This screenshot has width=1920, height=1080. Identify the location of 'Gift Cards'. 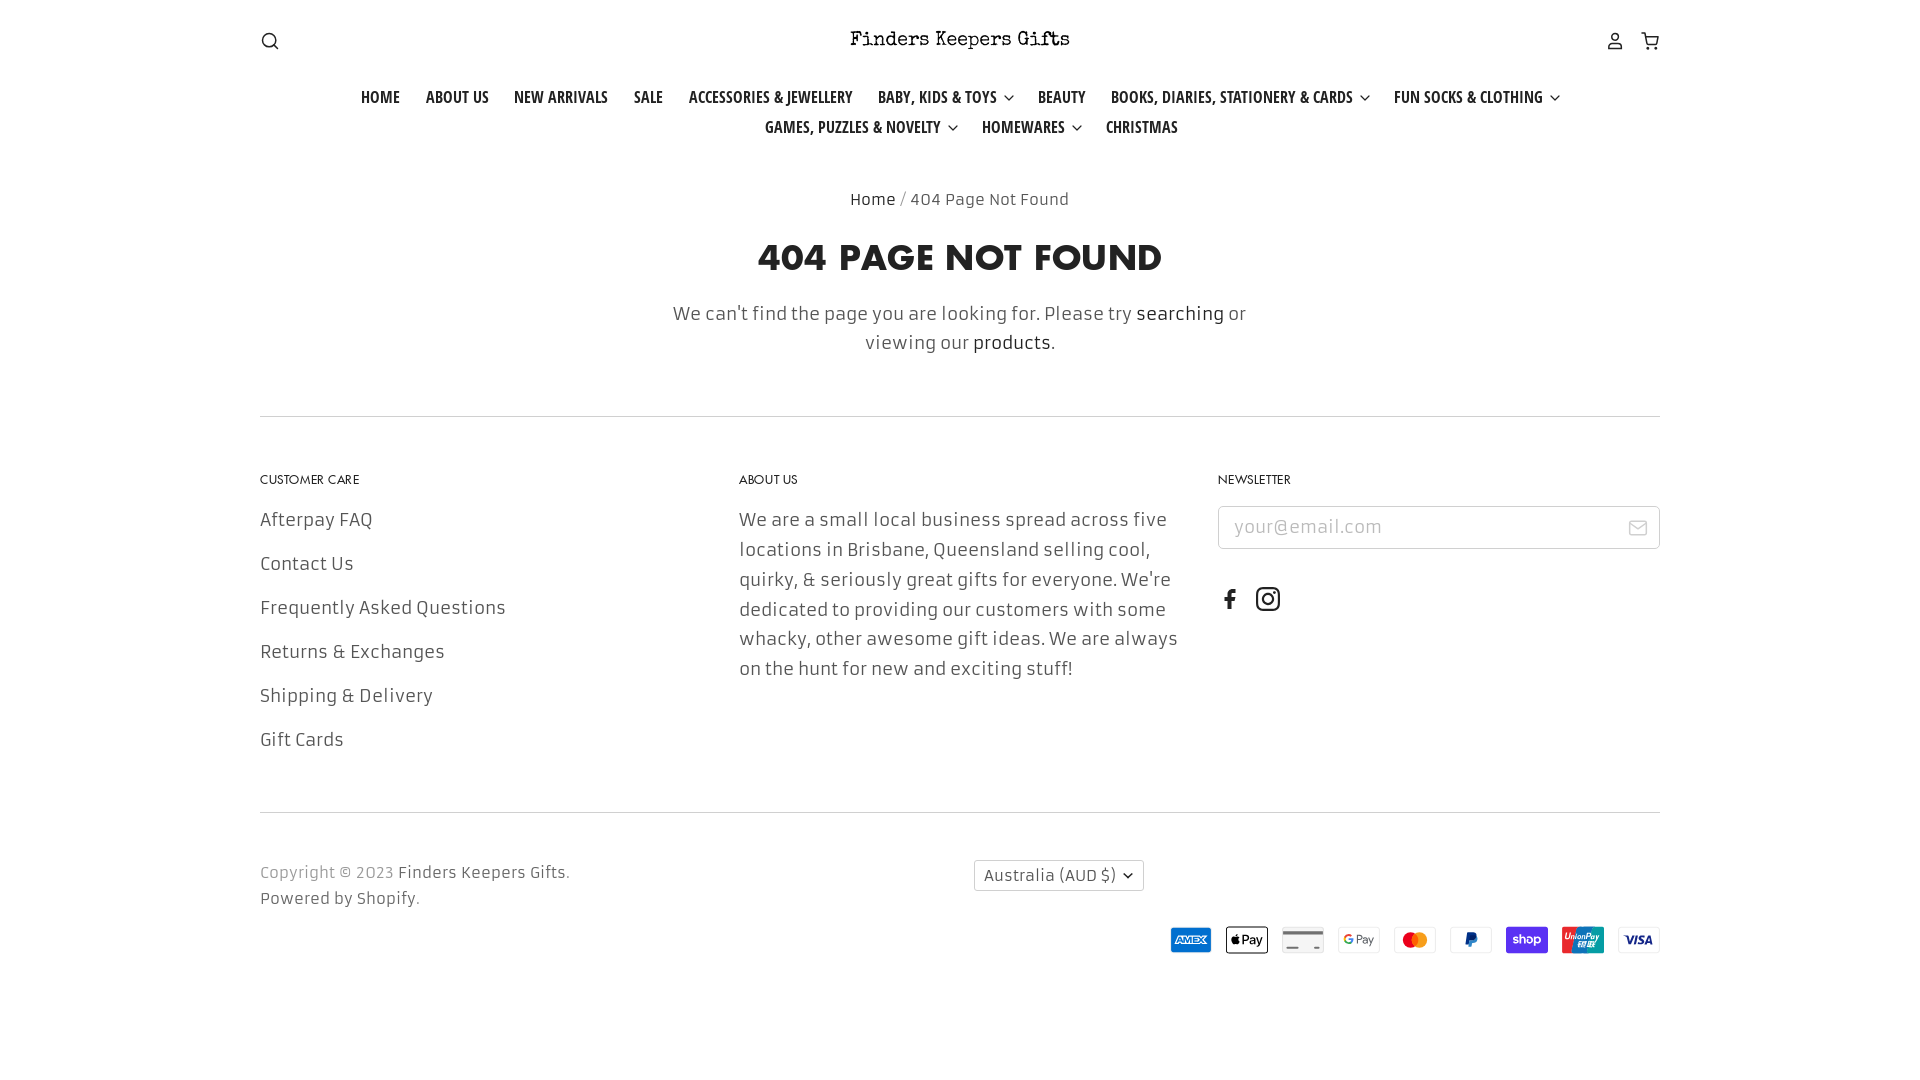
(258, 740).